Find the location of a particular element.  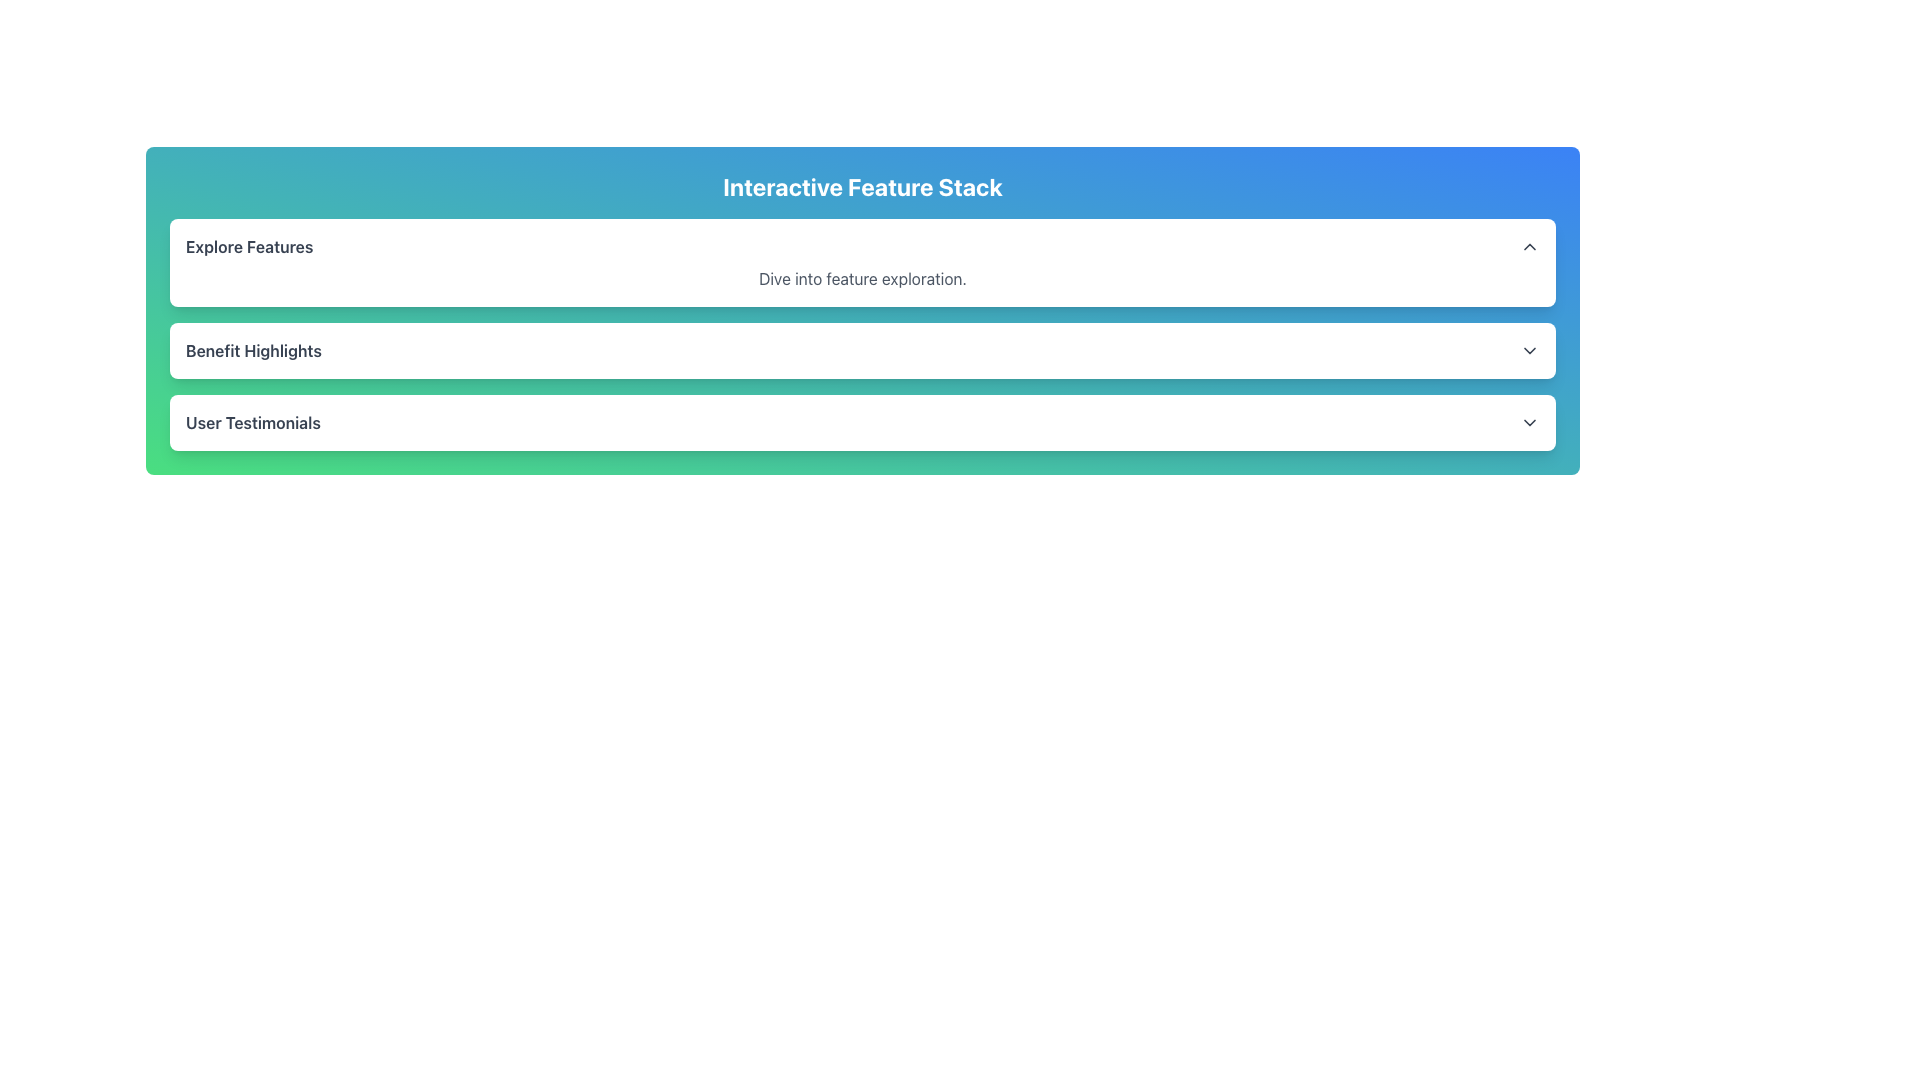

the prominent heading element displaying 'Interactive Feature Stack', which is bold and large with white text against a gradient background is located at coordinates (863, 186).